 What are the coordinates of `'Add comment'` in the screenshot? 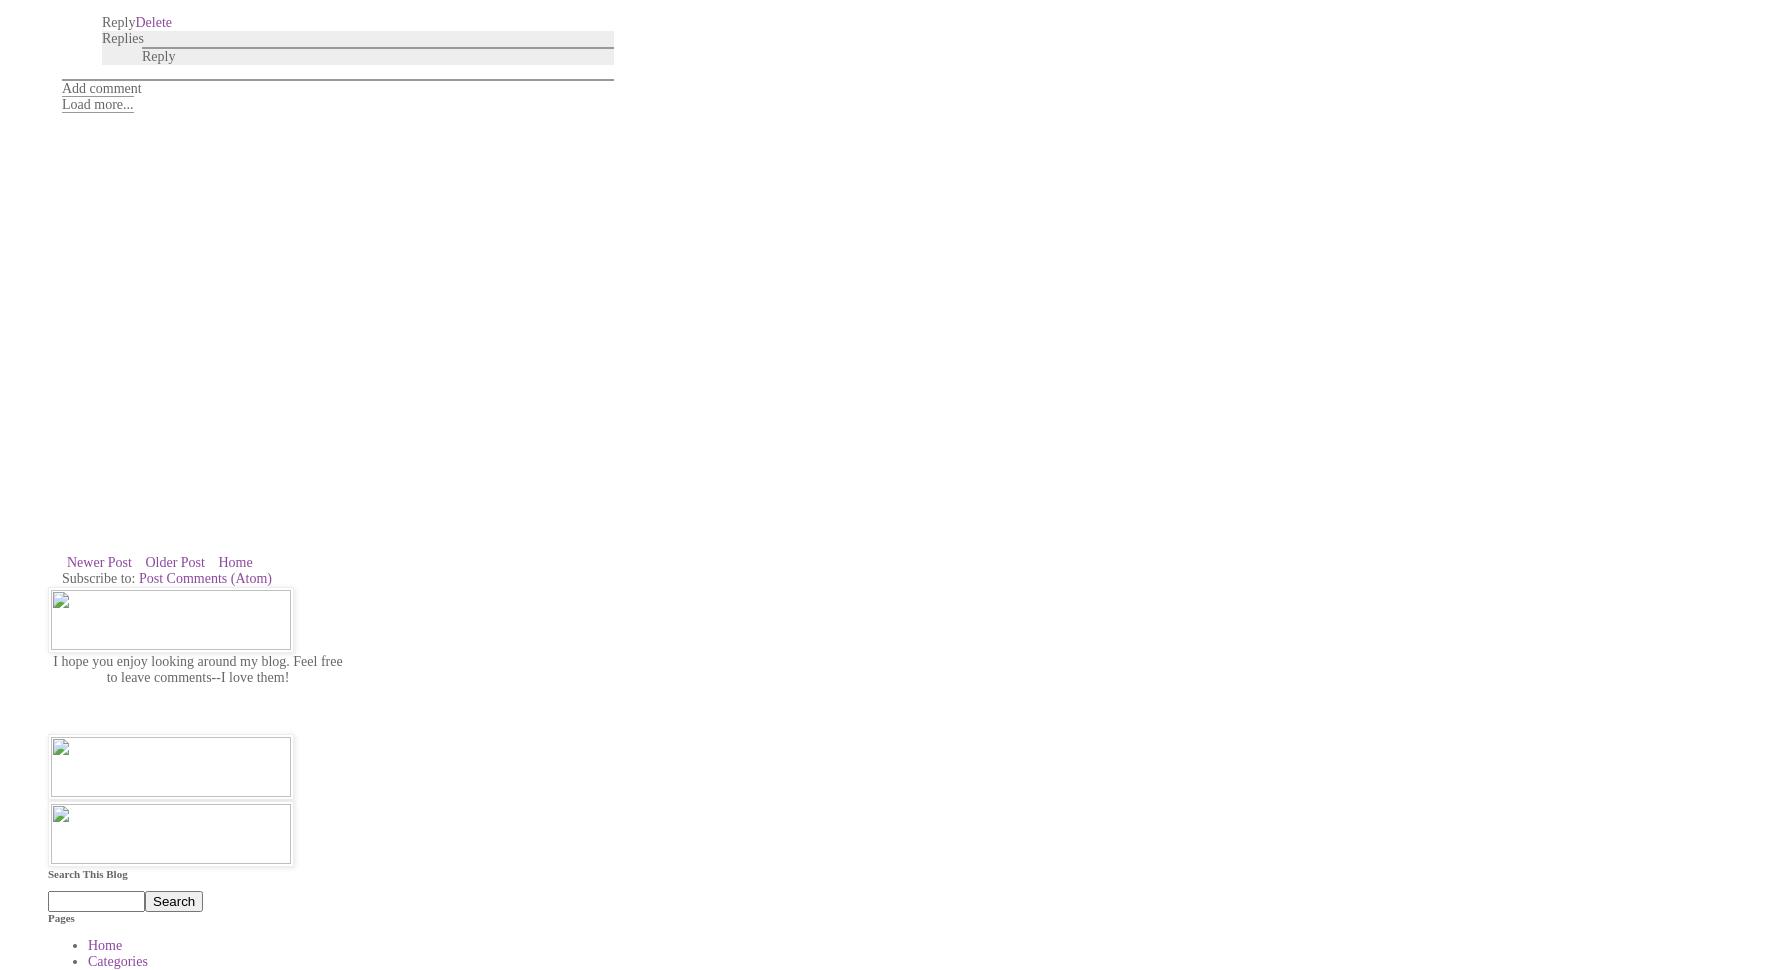 It's located at (60, 86).